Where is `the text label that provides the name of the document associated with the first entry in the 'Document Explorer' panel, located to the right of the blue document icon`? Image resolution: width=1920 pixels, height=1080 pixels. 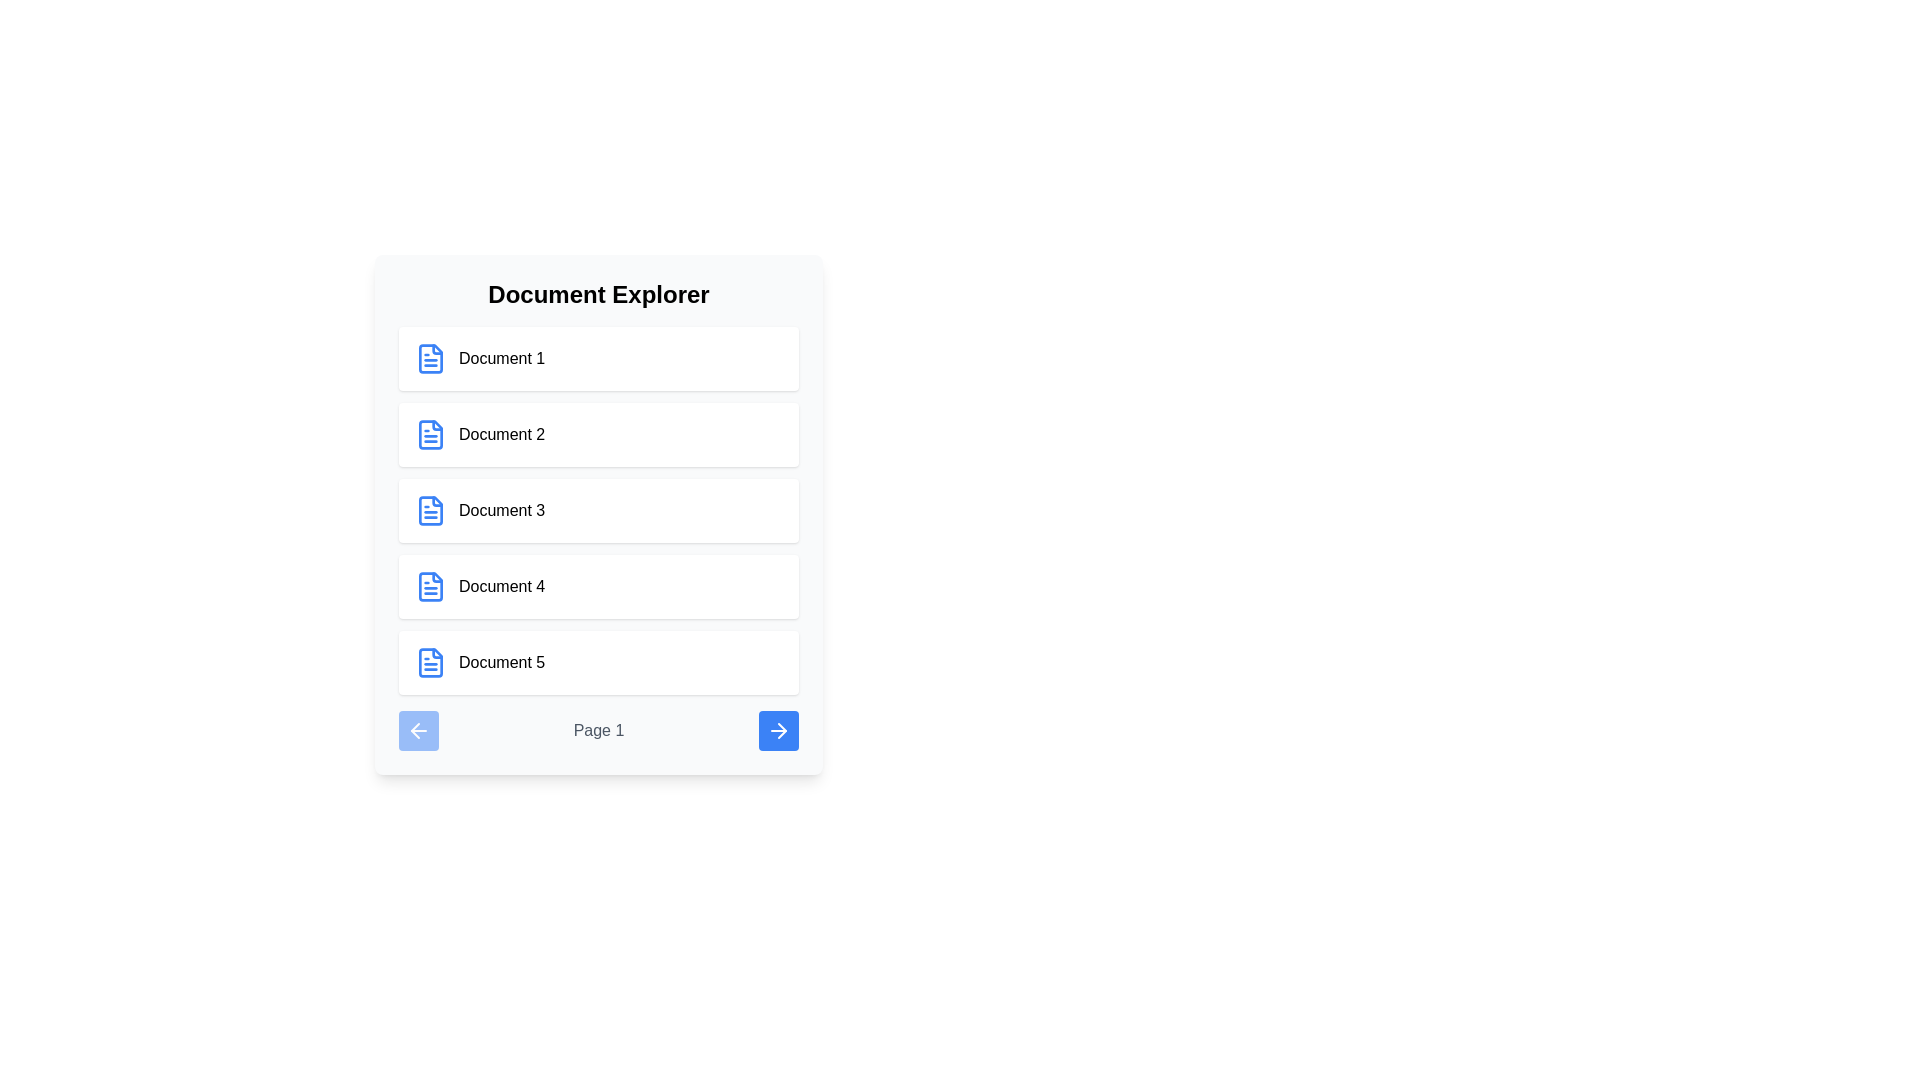
the text label that provides the name of the document associated with the first entry in the 'Document Explorer' panel, located to the right of the blue document icon is located at coordinates (502, 357).